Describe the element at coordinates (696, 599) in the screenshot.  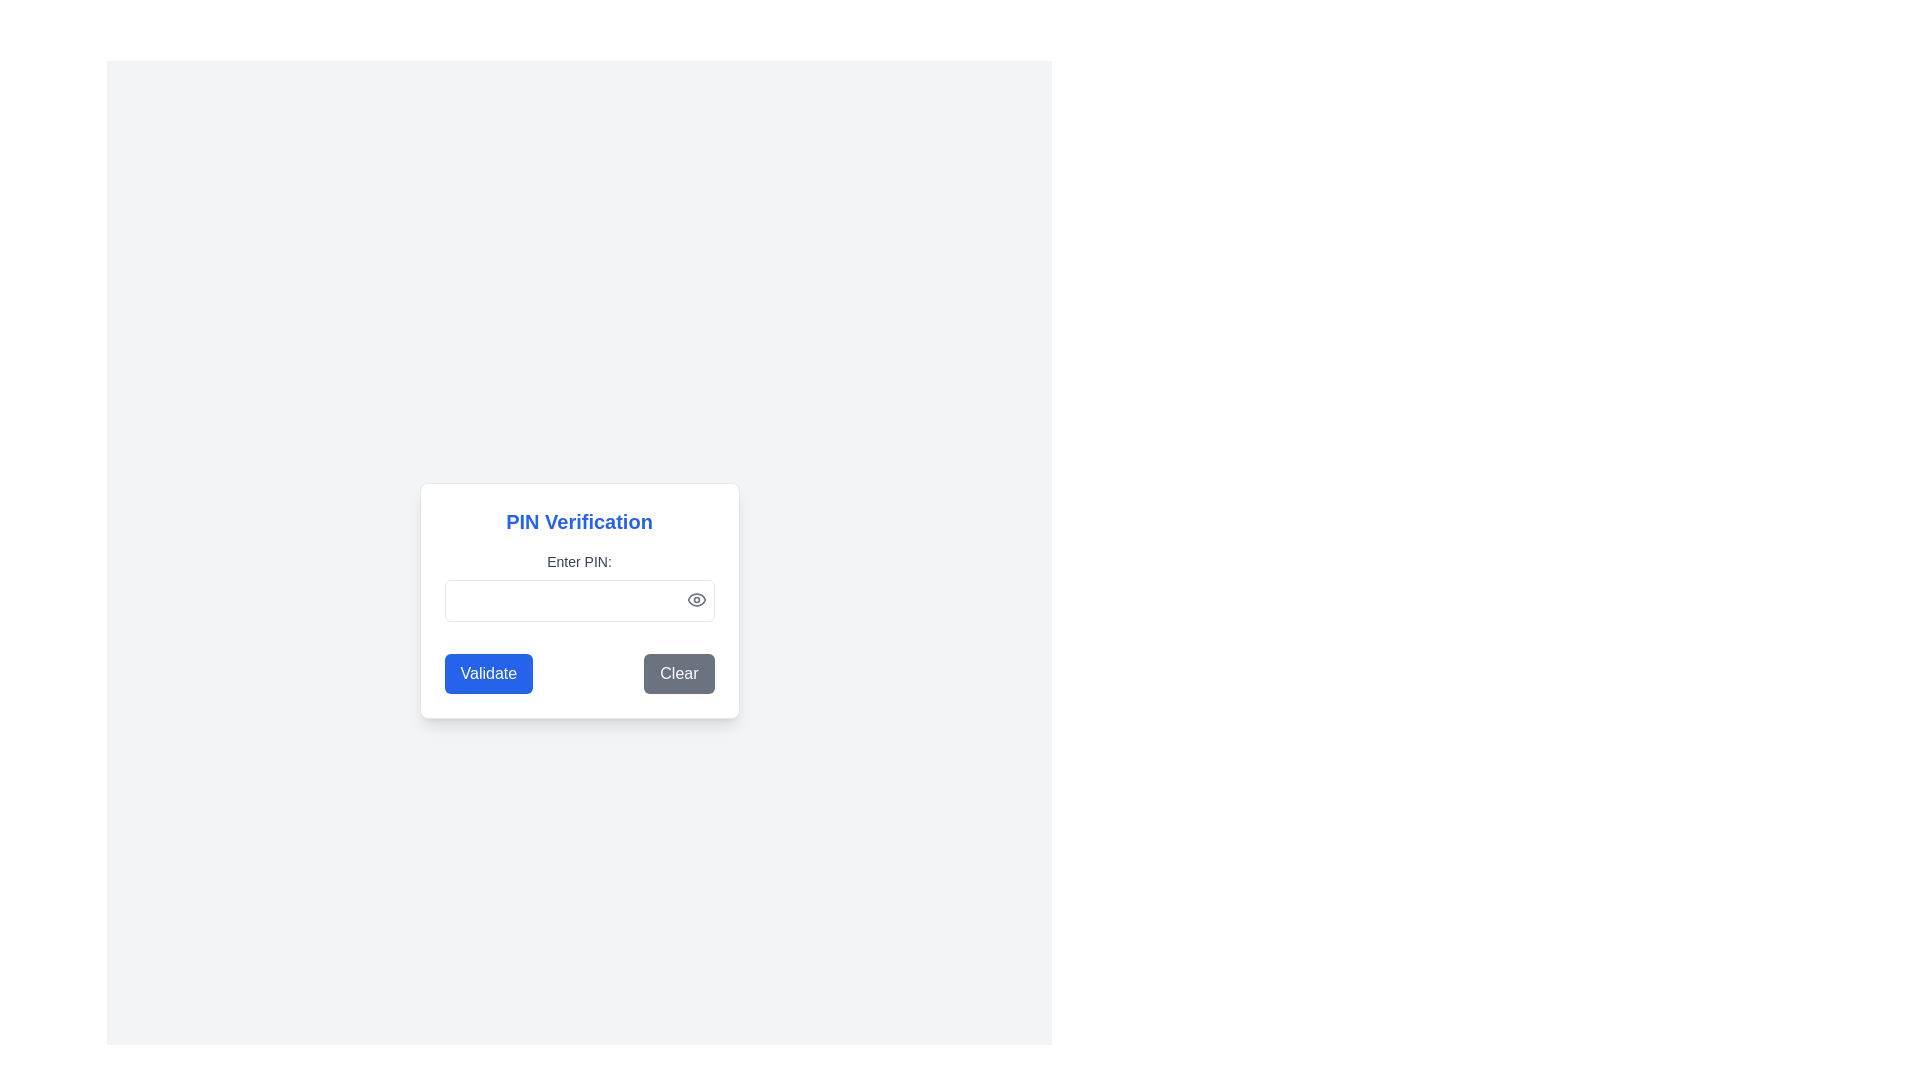
I see `the toggle visibility button (eye icon) located in the top-right corner of the password input field` at that location.